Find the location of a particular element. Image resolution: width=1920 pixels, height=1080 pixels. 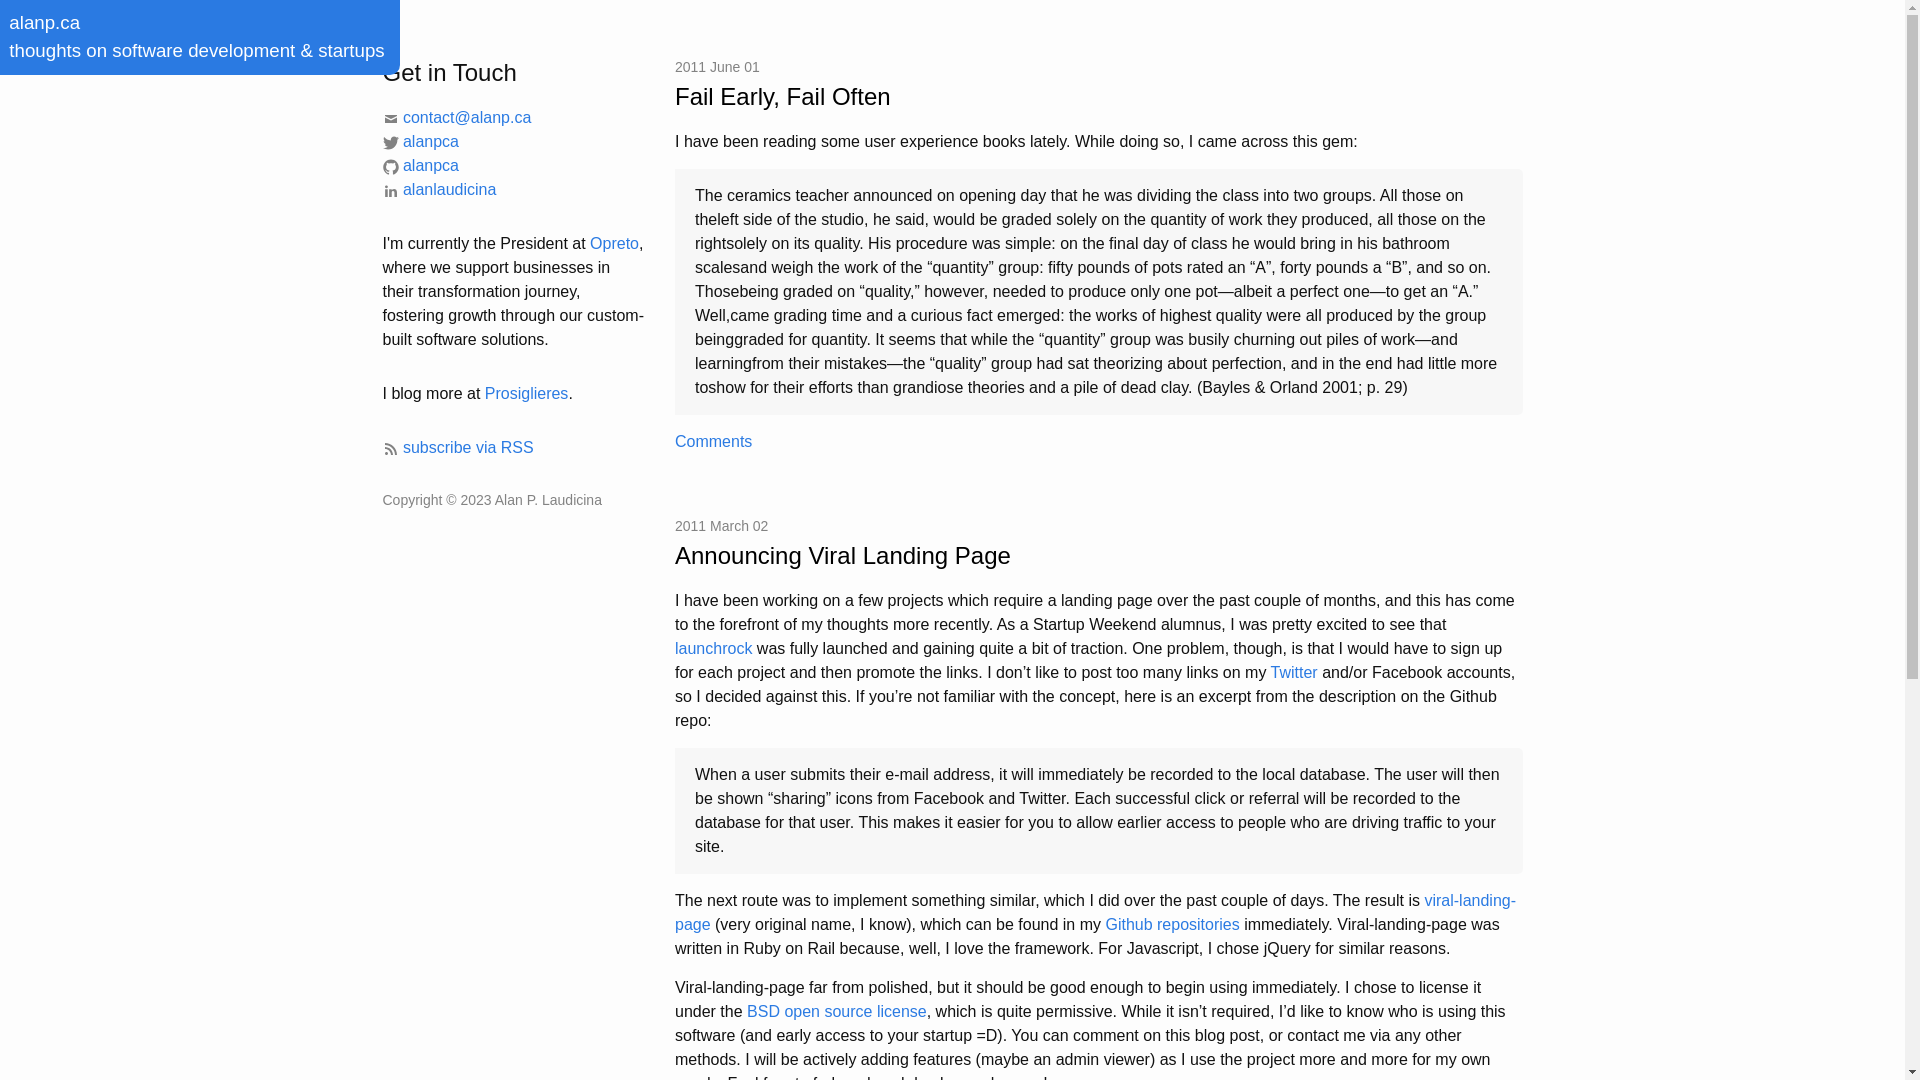

'alanpca' is located at coordinates (419, 140).